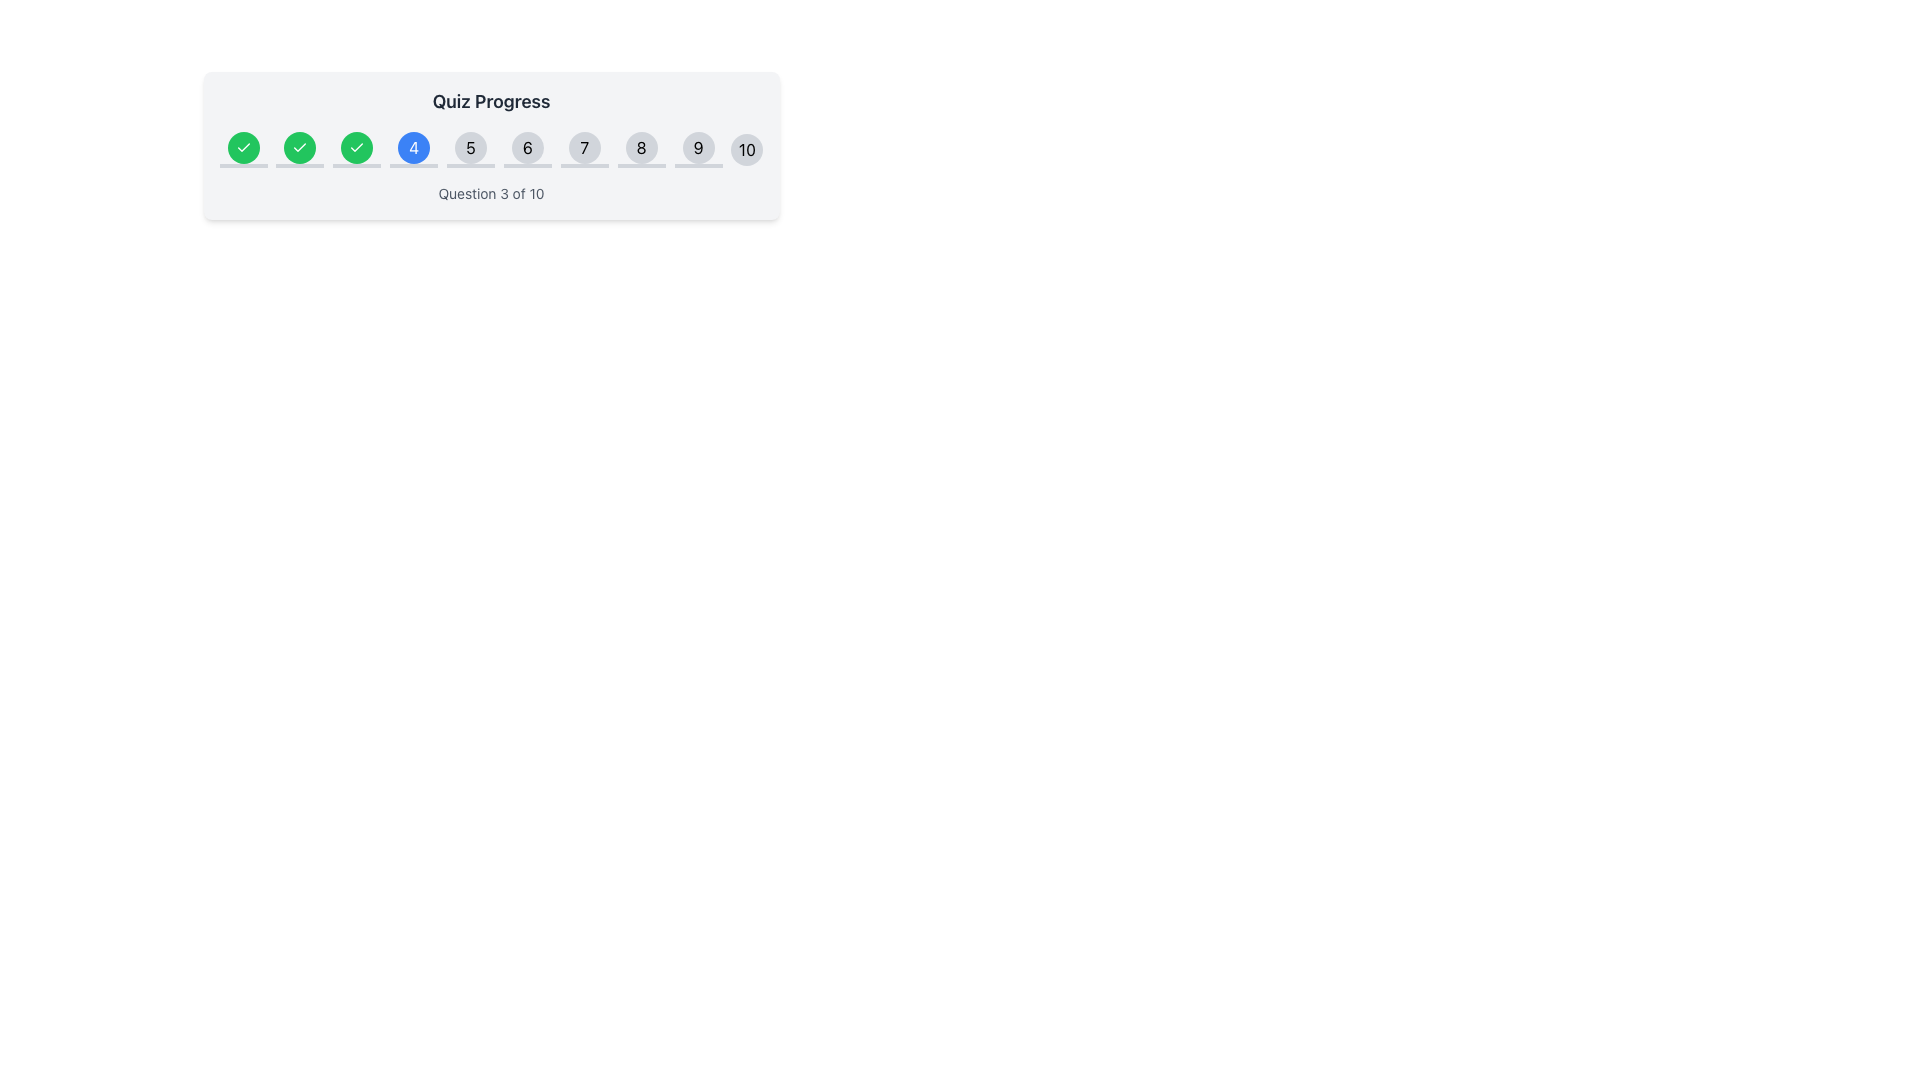 The height and width of the screenshot is (1080, 1920). I want to click on the fourth stage indicator button in the Quiz Progress section to interact with it, so click(413, 149).